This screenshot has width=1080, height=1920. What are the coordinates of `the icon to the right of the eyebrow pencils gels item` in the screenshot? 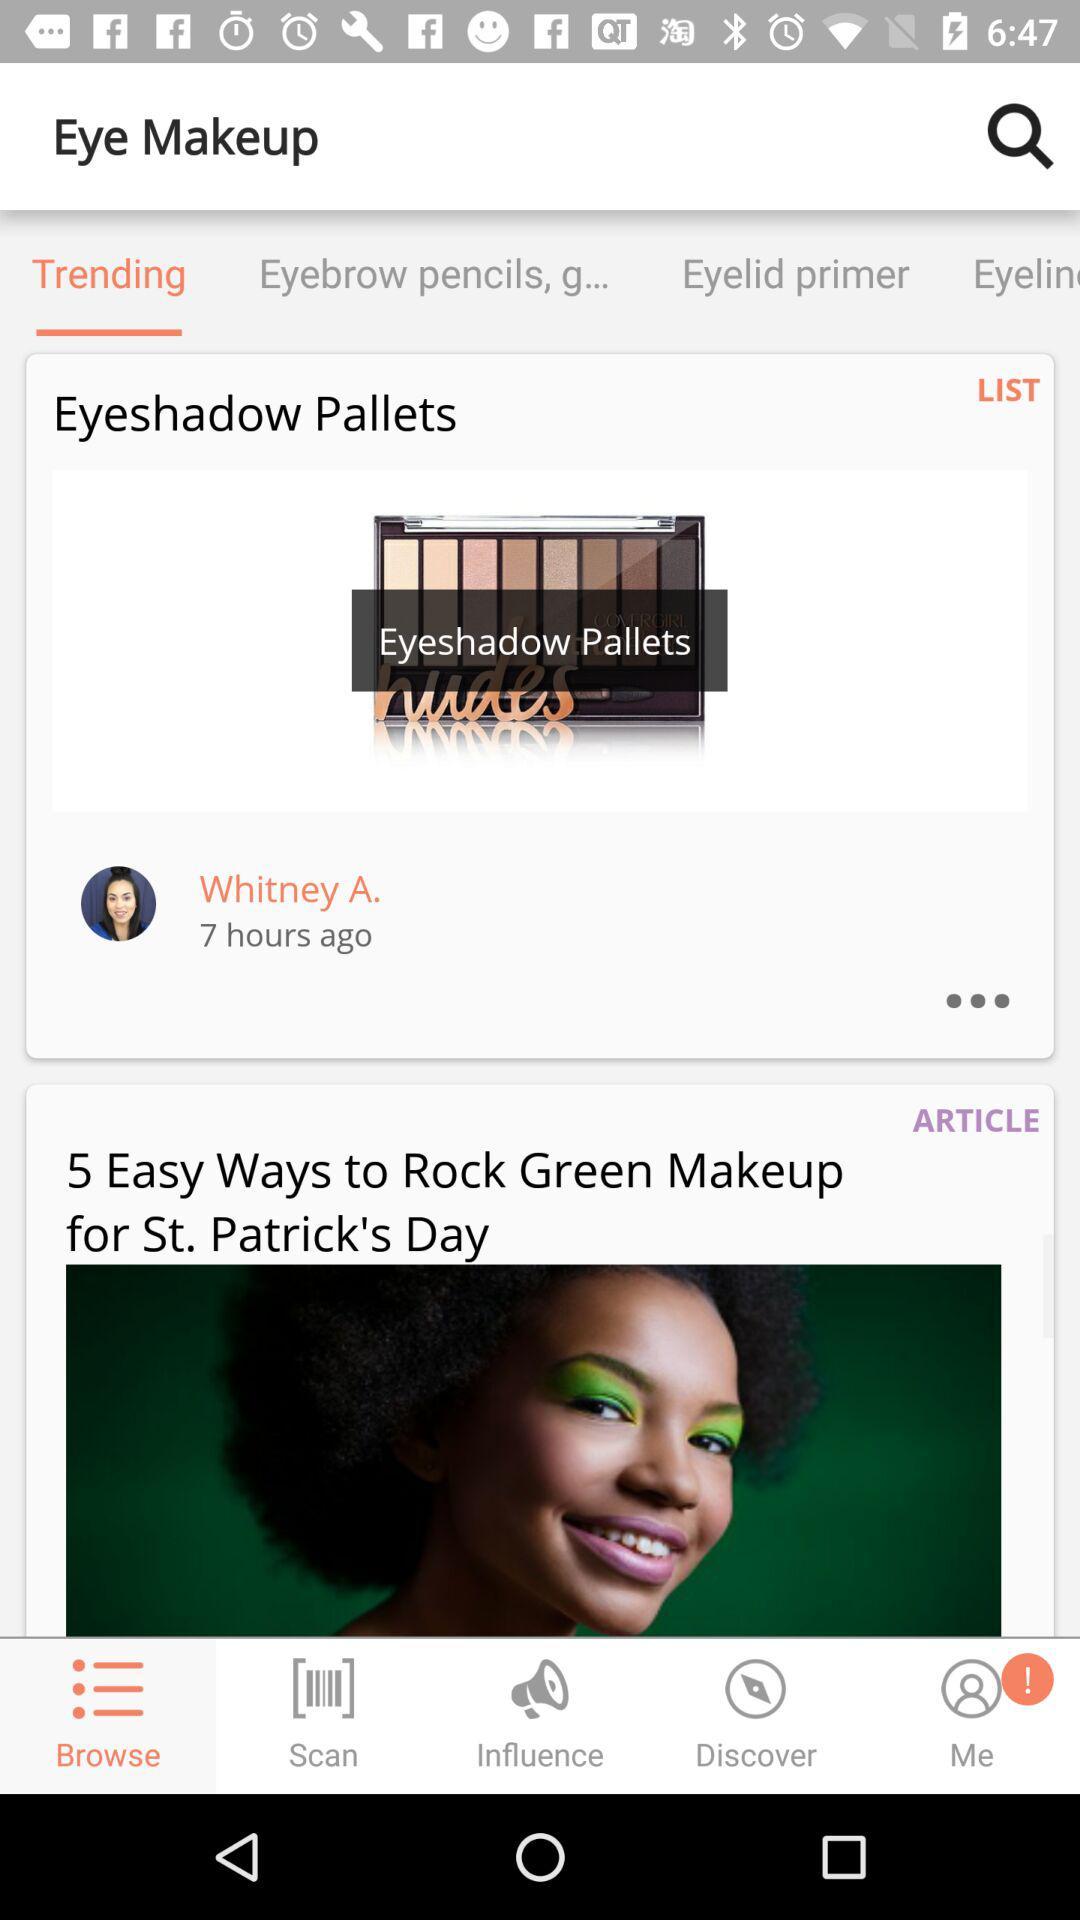 It's located at (794, 272).